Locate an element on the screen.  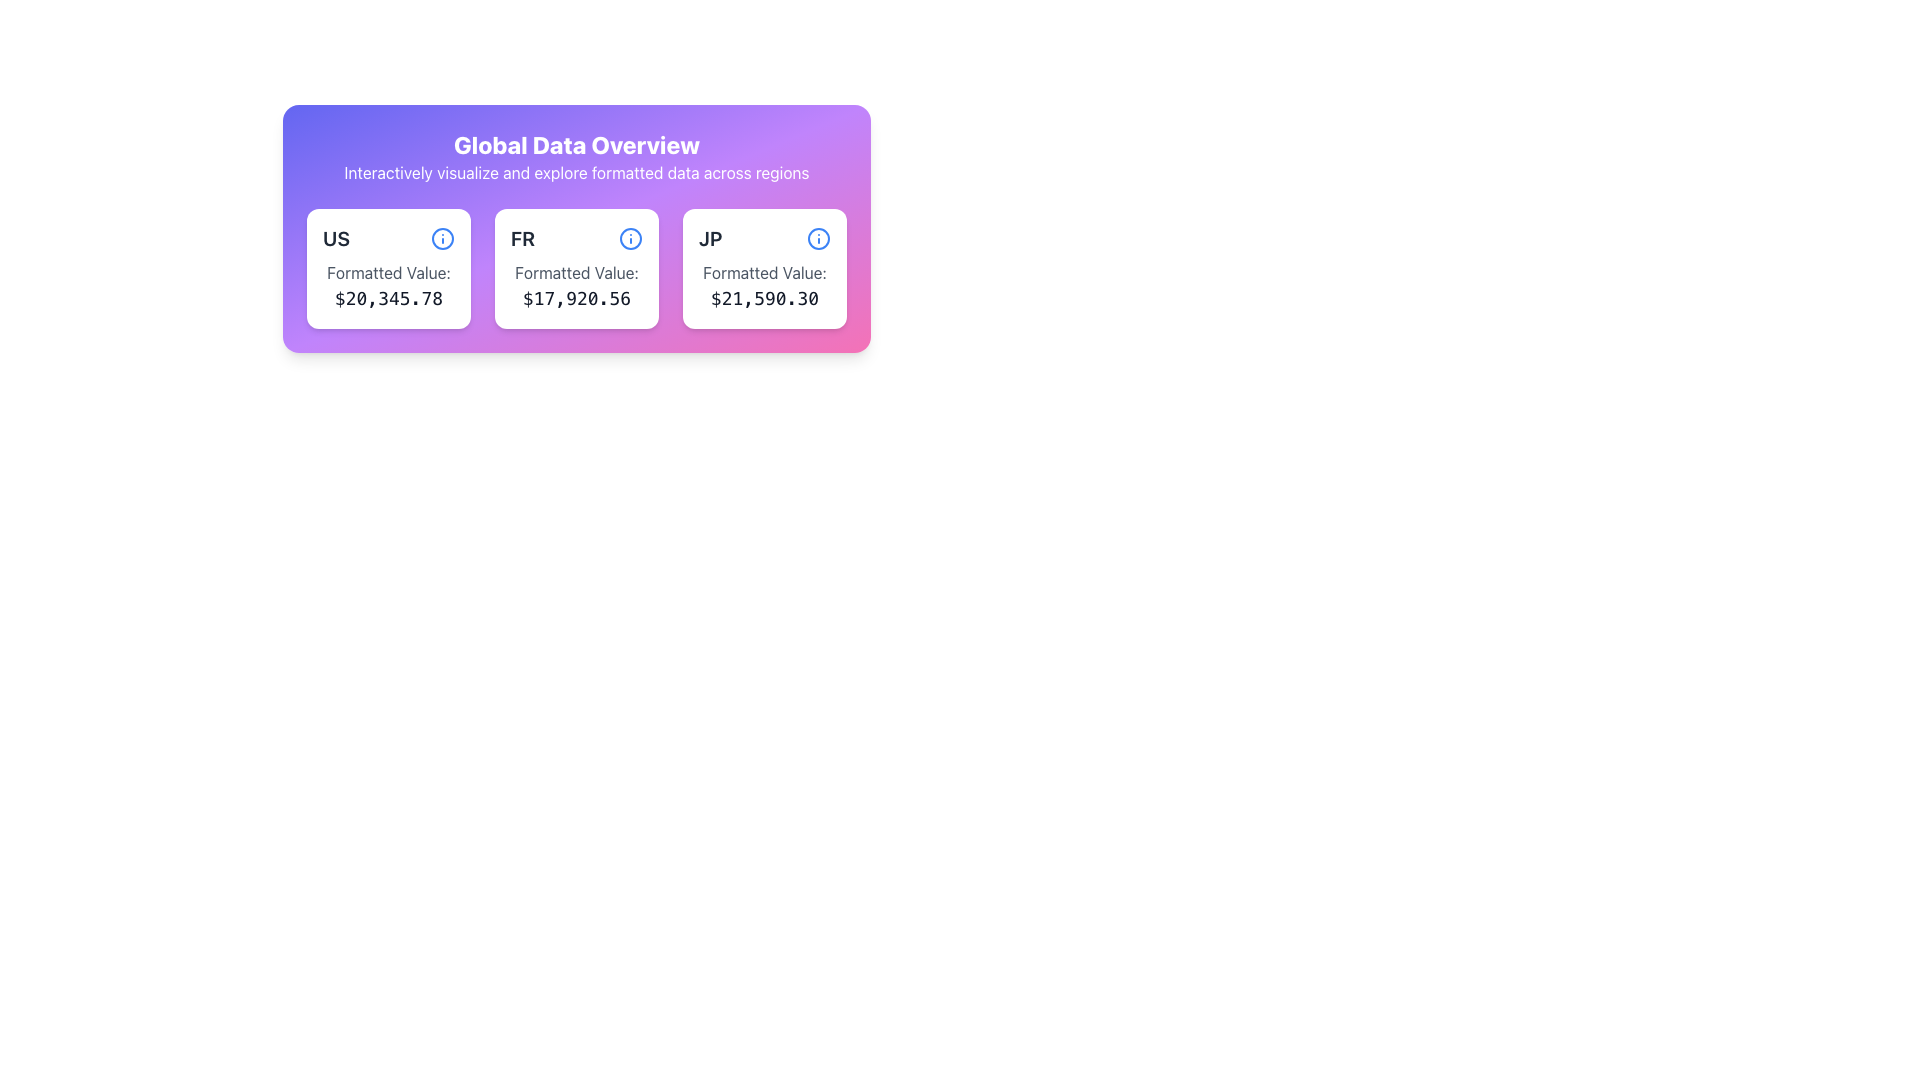
the SVG circle with a blue stroke located next to the 'FR' label in the middle of the overview panel is located at coordinates (629, 238).